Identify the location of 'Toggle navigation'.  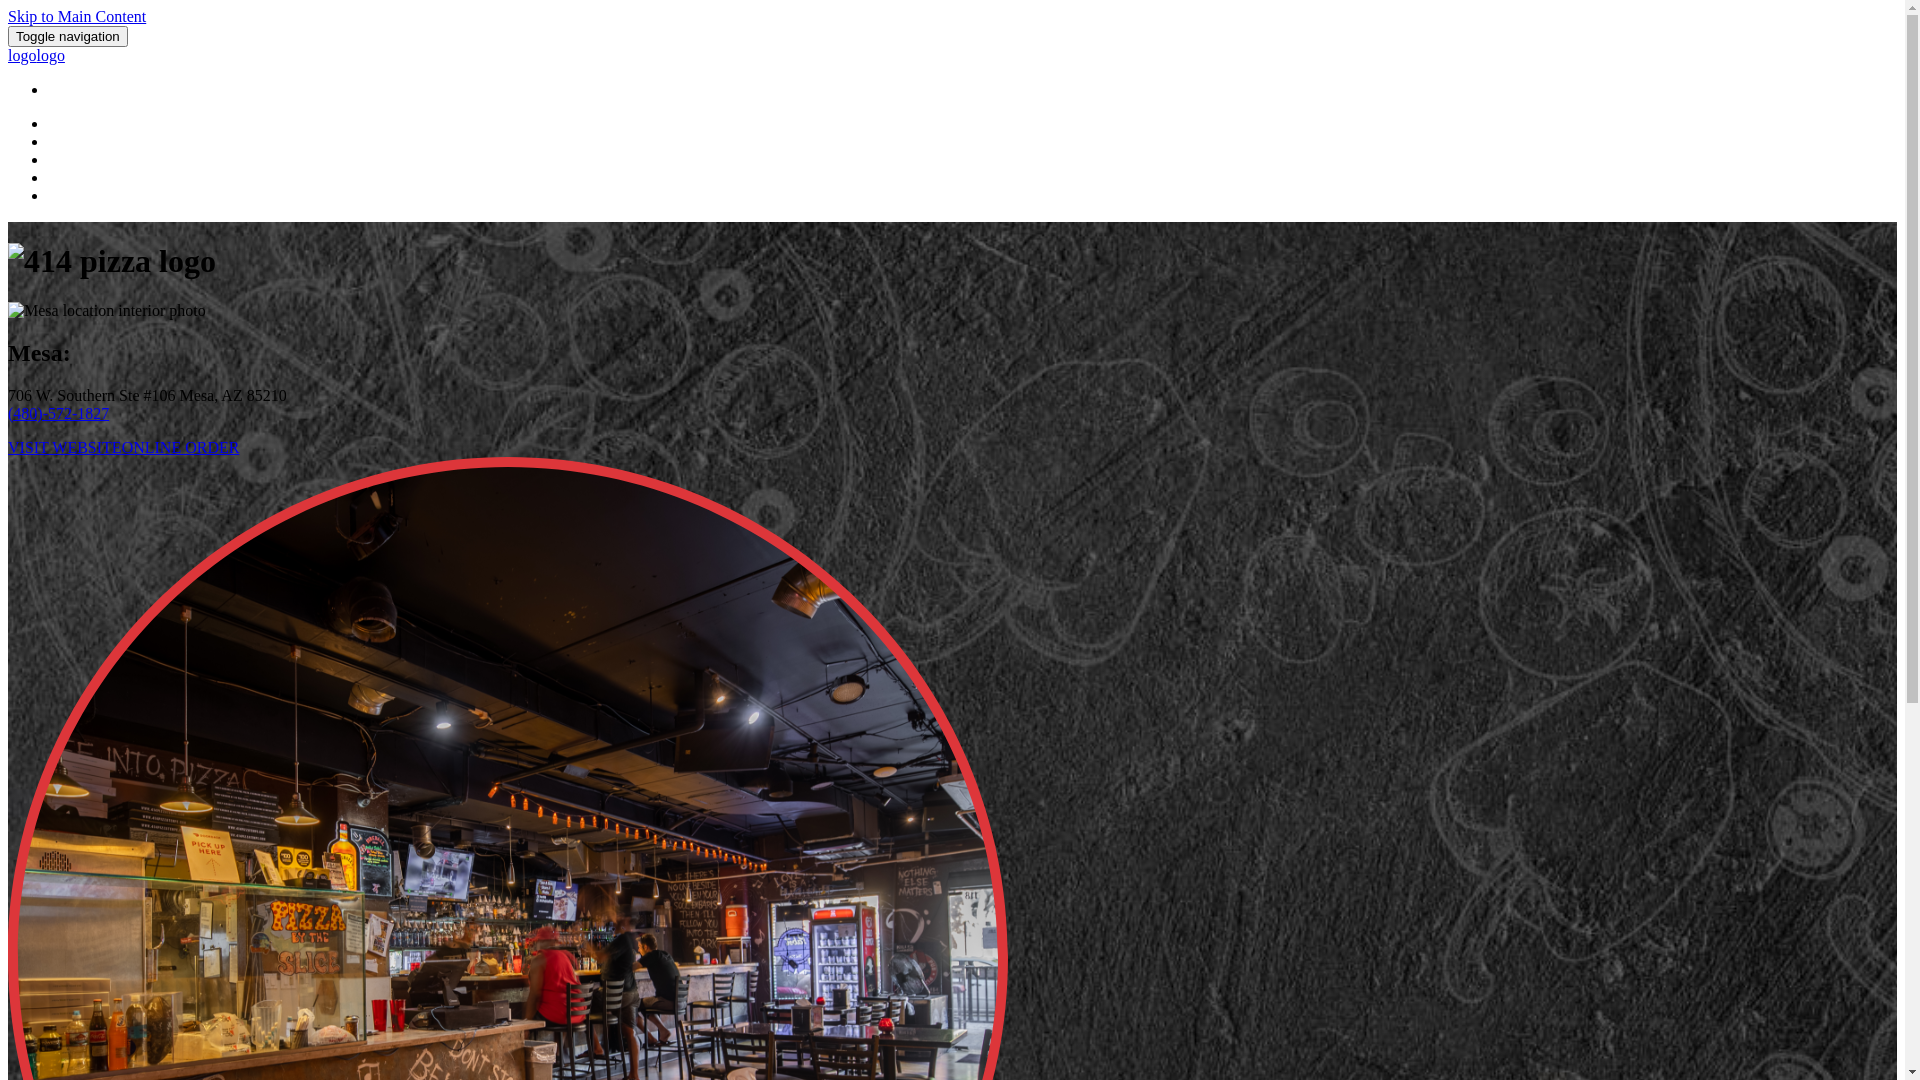
(67, 36).